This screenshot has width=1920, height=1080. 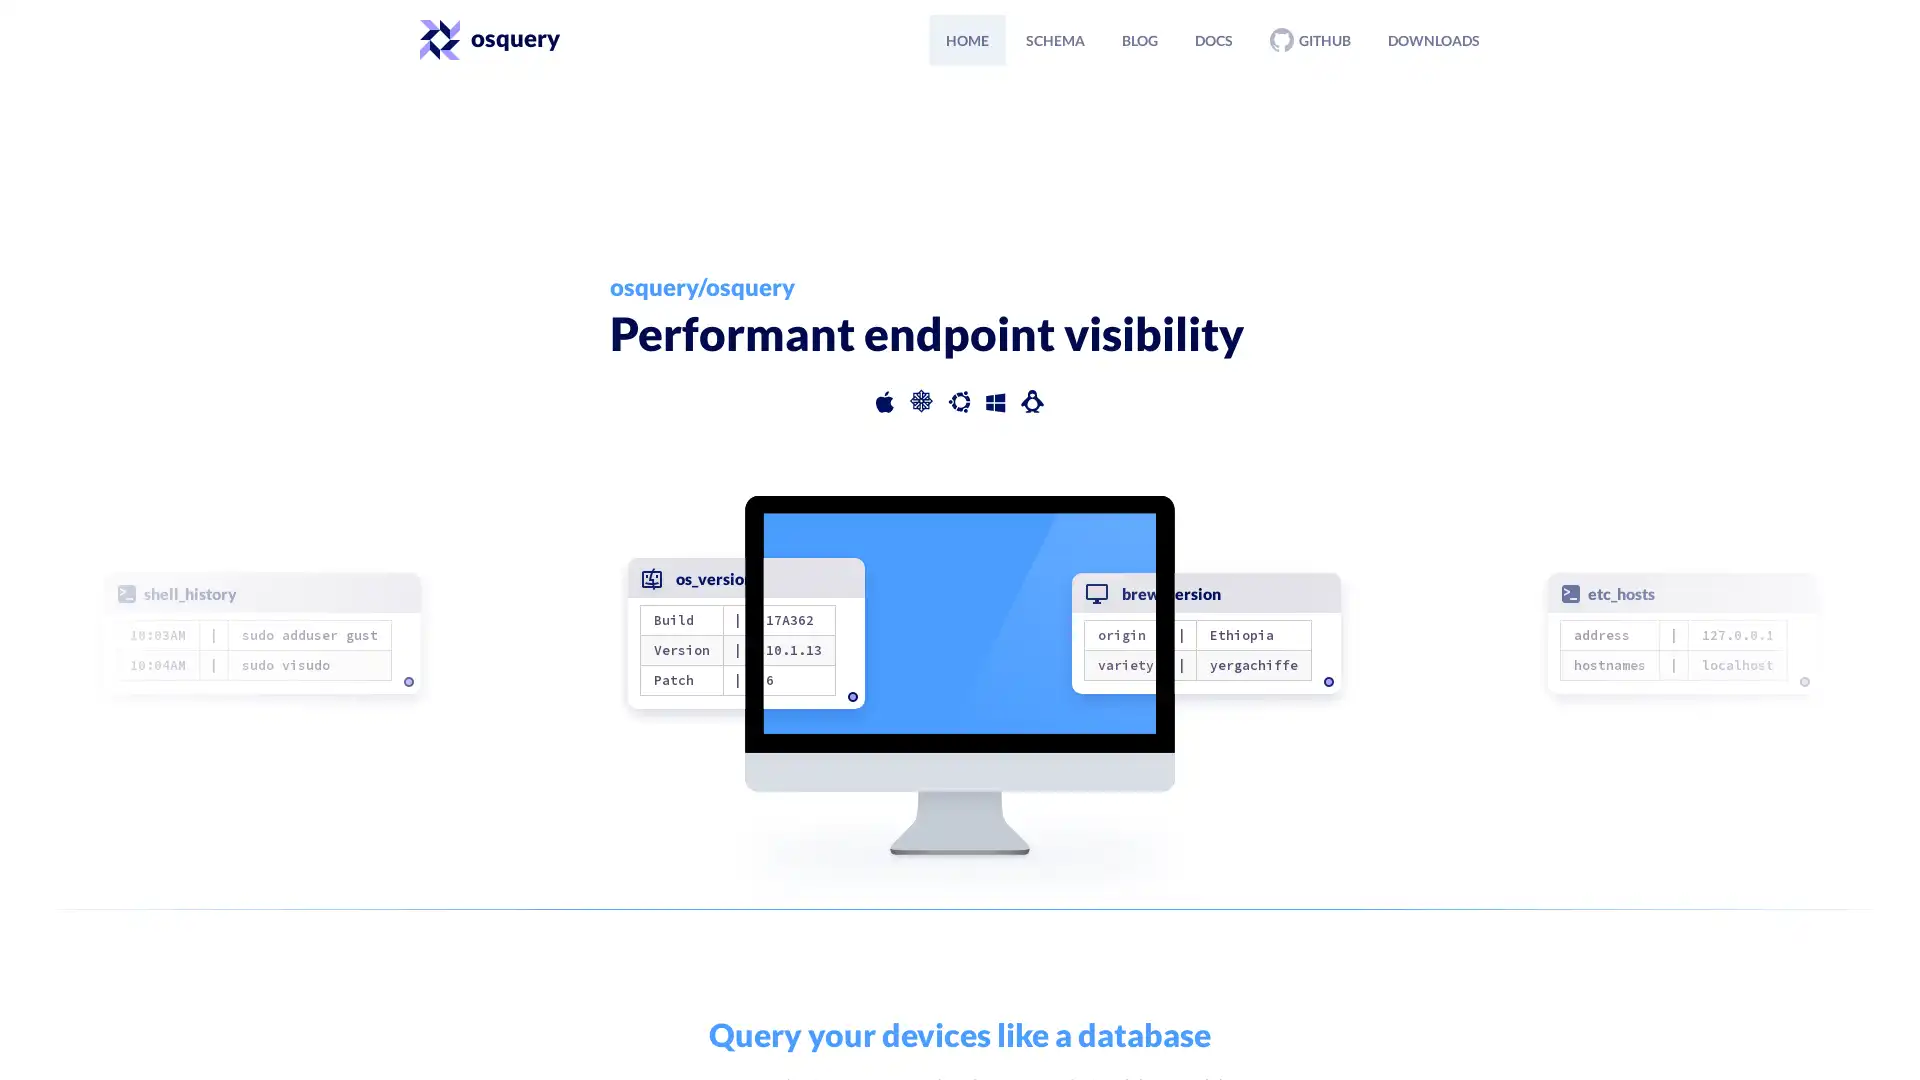 What do you see at coordinates (967, 39) in the screenshot?
I see `HOME` at bounding box center [967, 39].